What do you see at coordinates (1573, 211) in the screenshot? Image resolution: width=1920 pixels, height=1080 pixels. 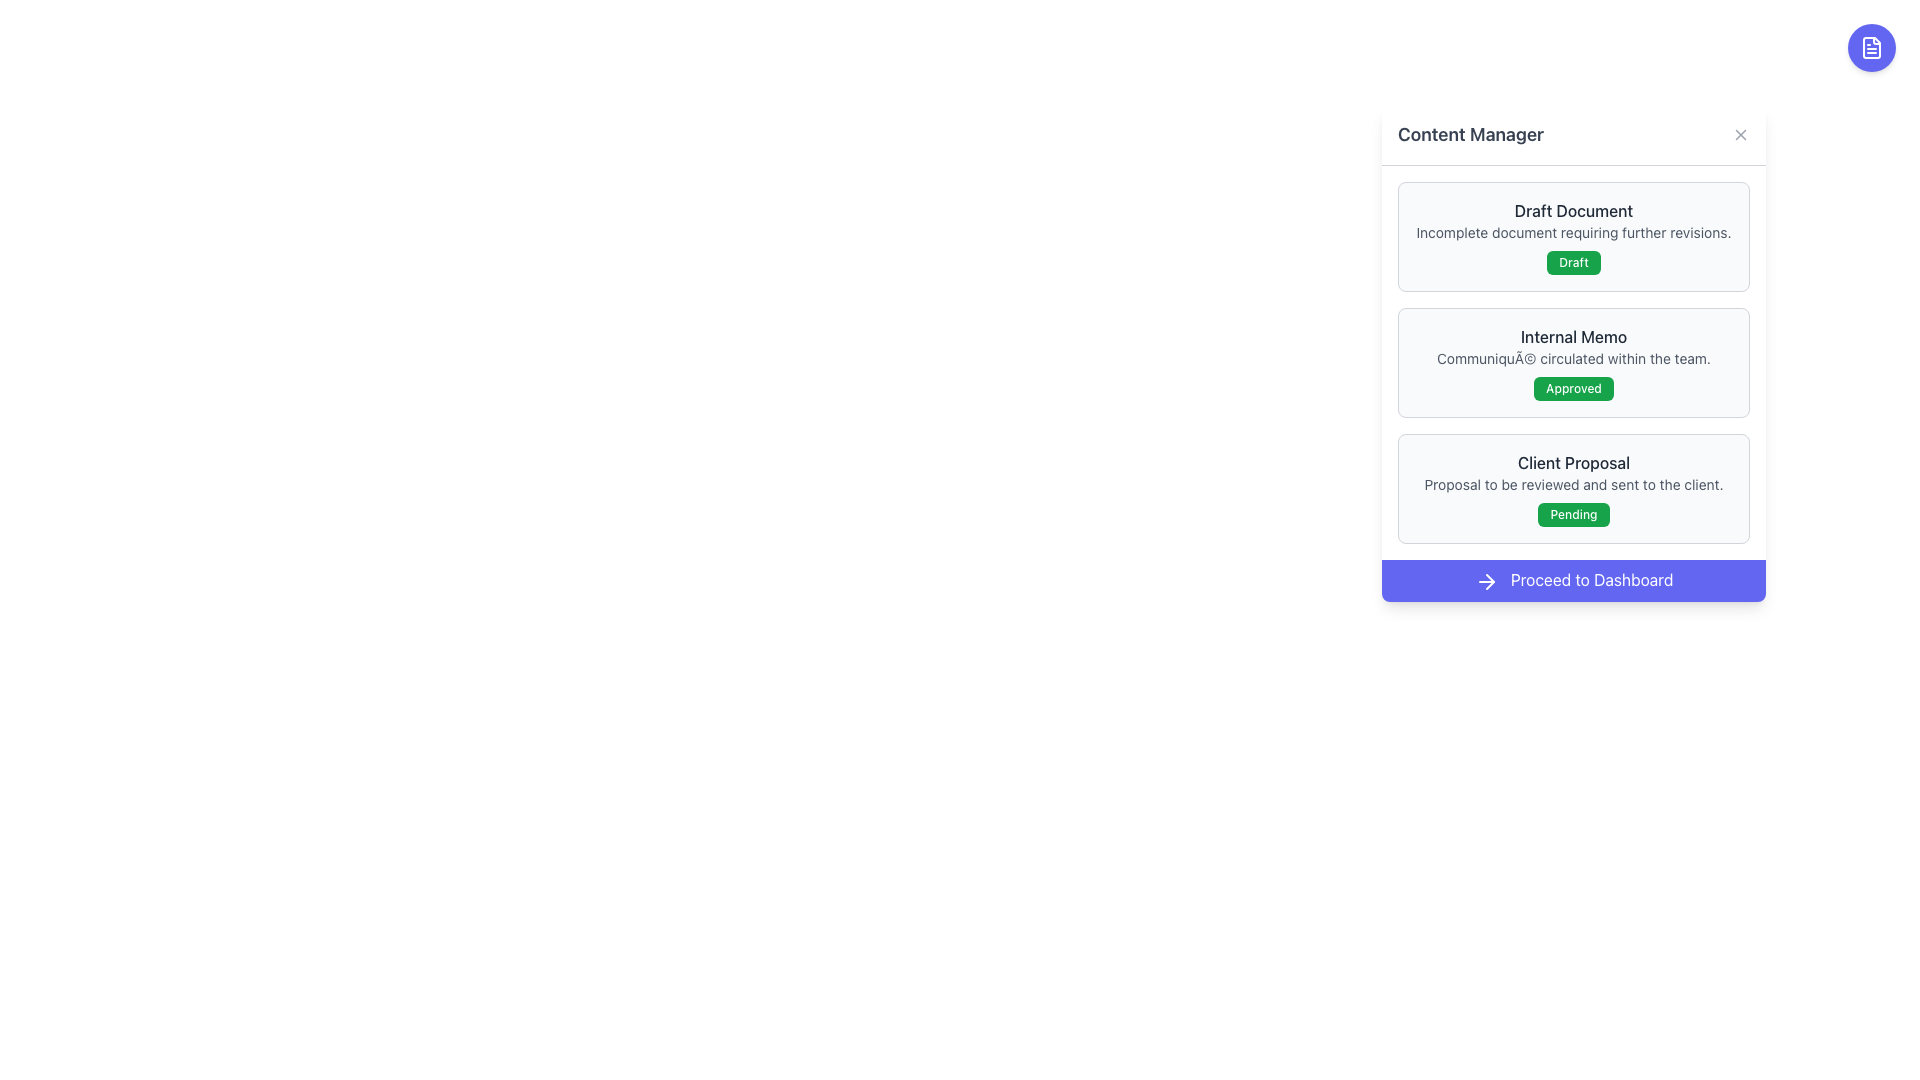 I see `the static text label reading 'Draft Document' which is styled with gray-colored text and positioned at the top of the first content card in the panel` at bounding box center [1573, 211].